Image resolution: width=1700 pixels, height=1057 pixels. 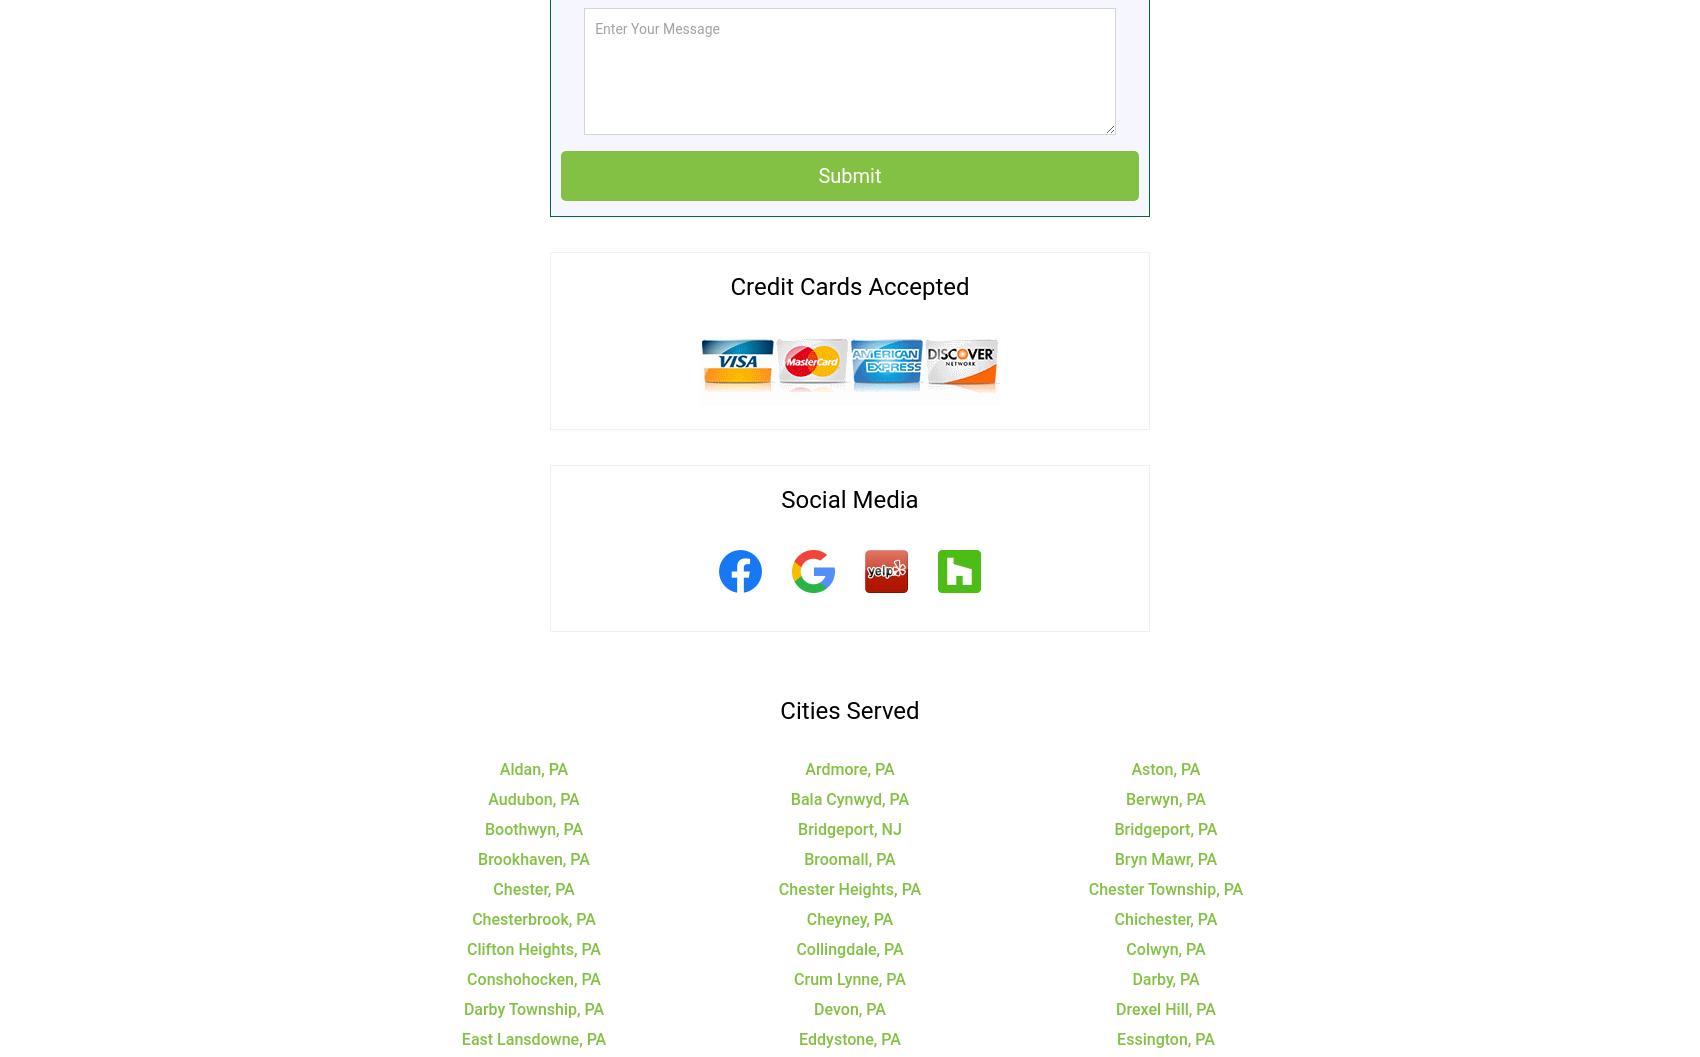 I want to click on 'Credit Cards Accepted', so click(x=848, y=285).